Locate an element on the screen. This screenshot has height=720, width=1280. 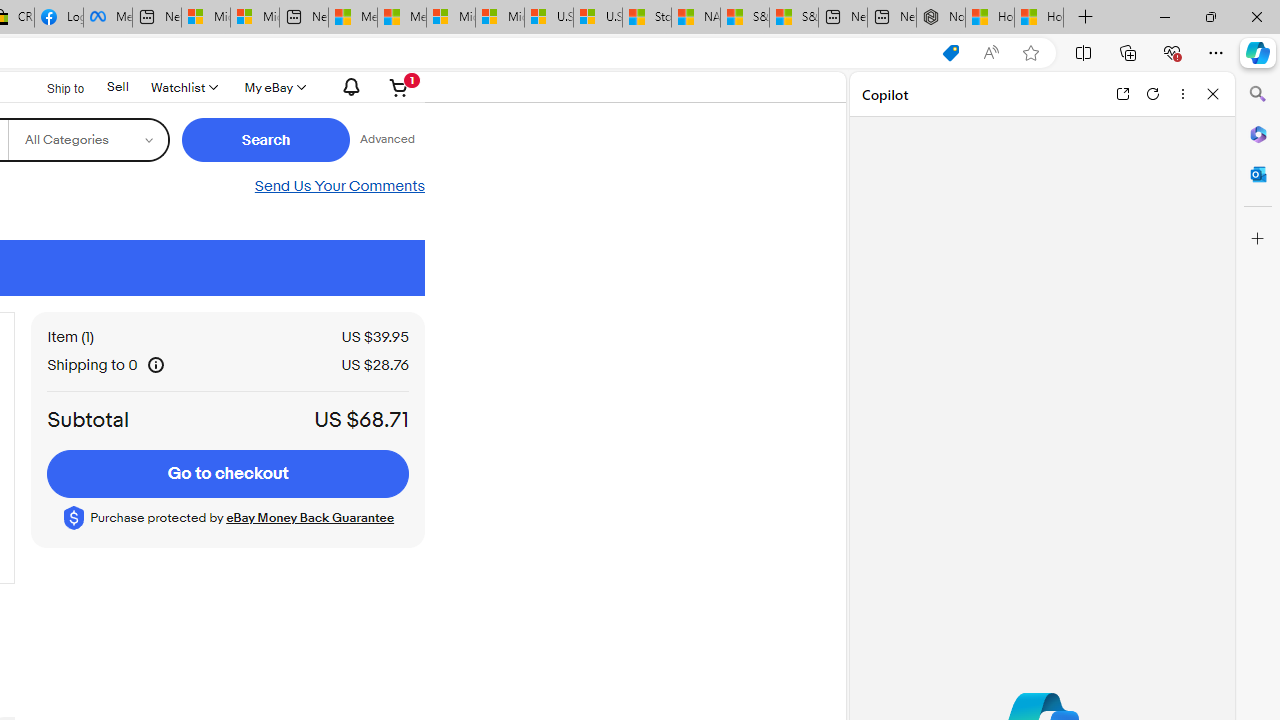
'Ship to' is located at coordinates (52, 87).